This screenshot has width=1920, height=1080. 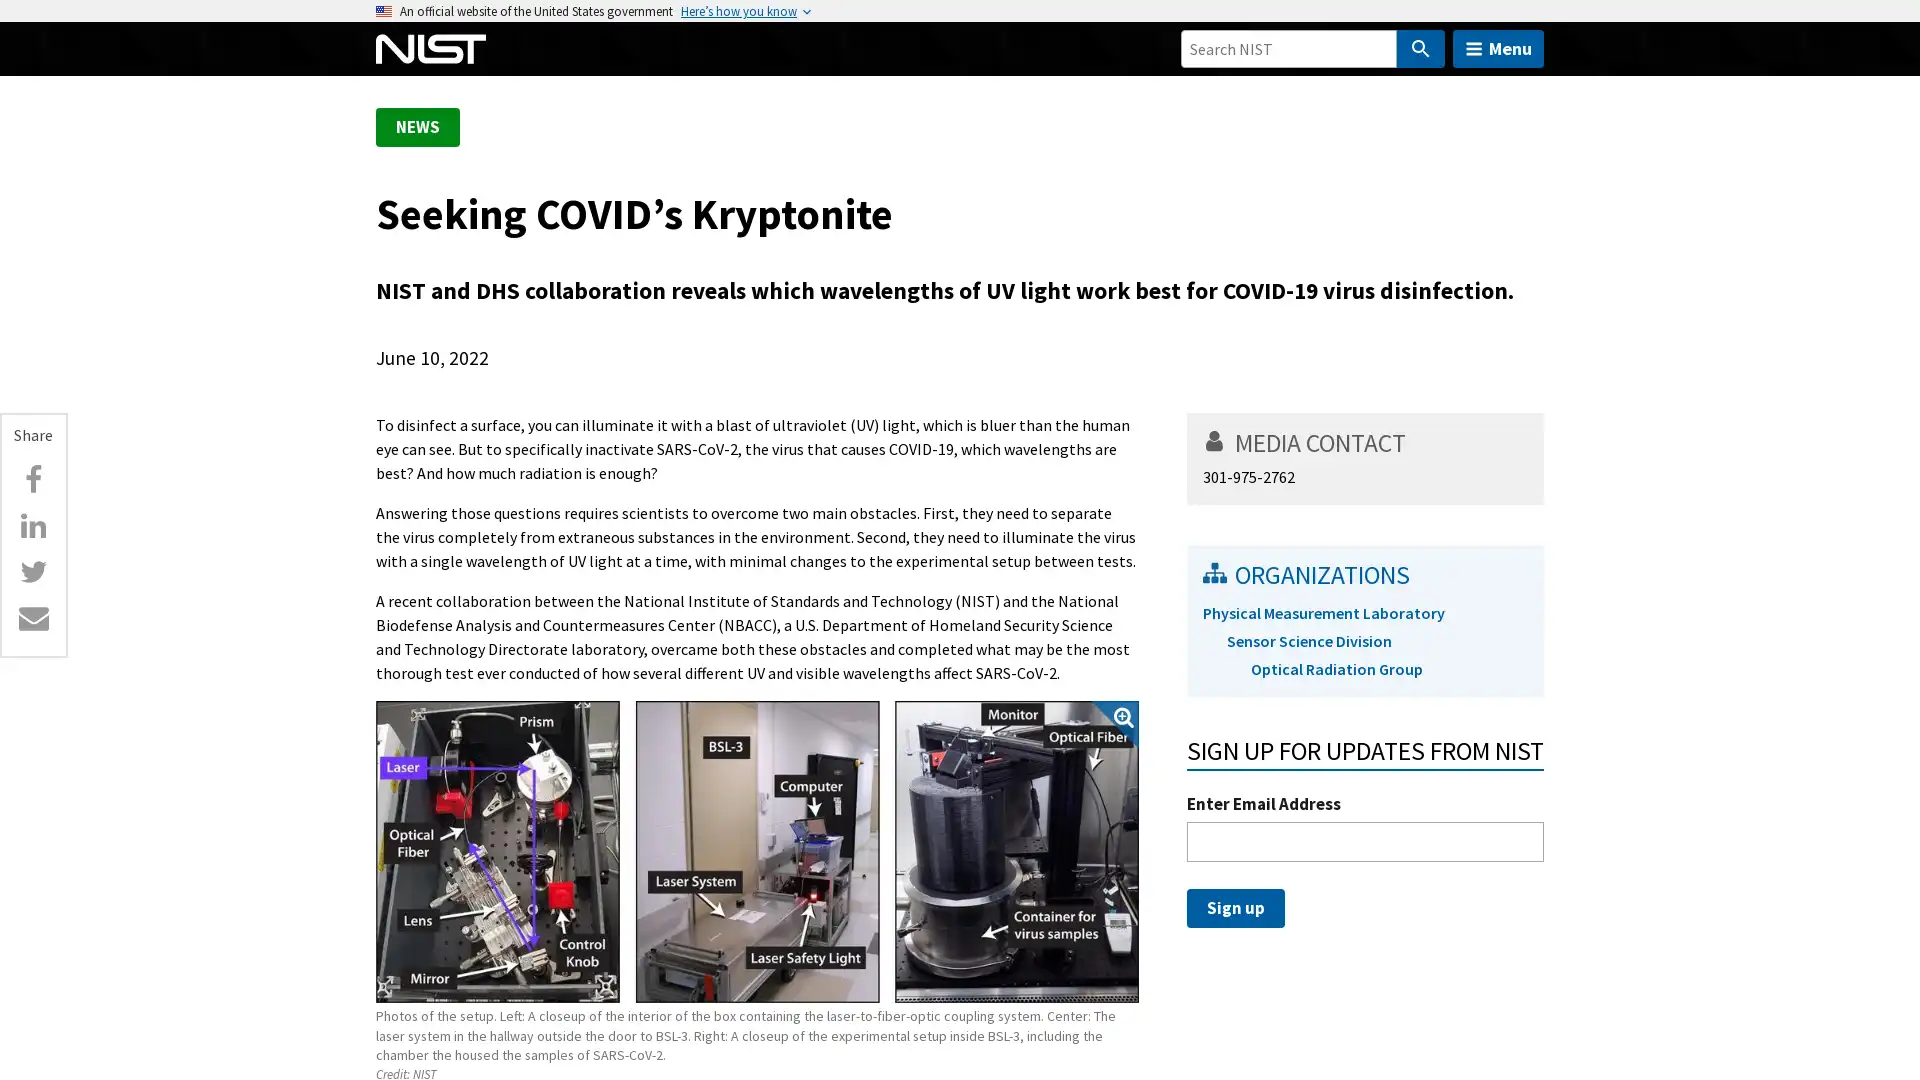 I want to click on Heres how you know, so click(x=738, y=11).